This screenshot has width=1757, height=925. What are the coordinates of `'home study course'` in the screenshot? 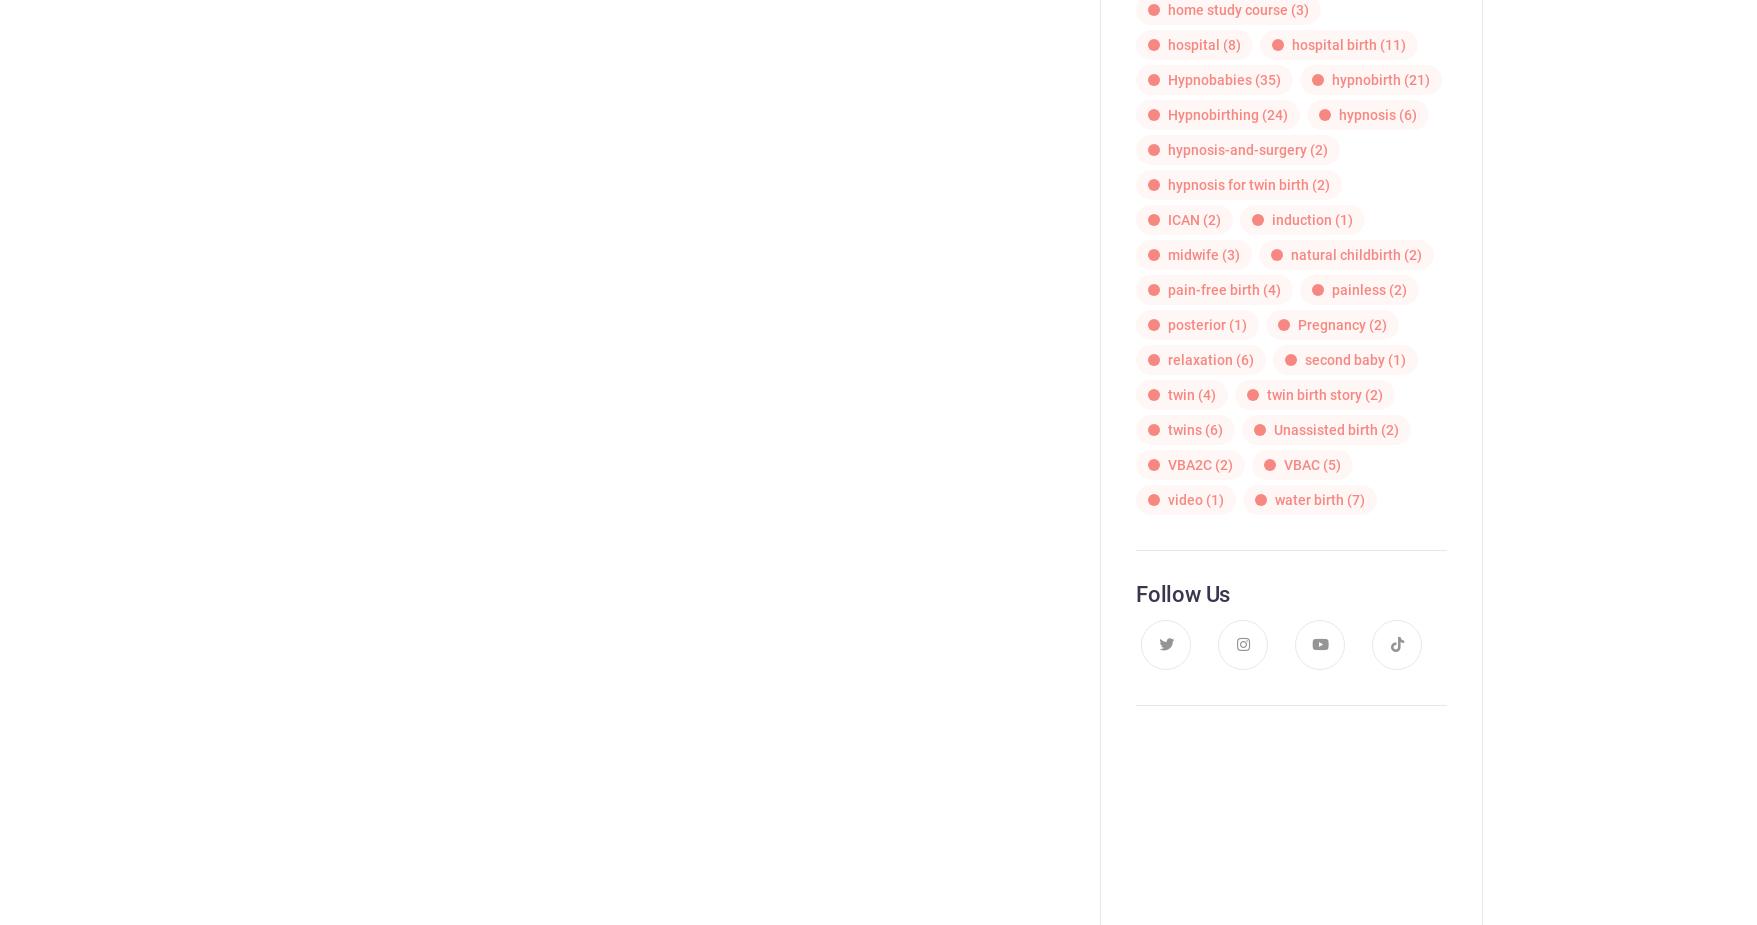 It's located at (1226, 7).